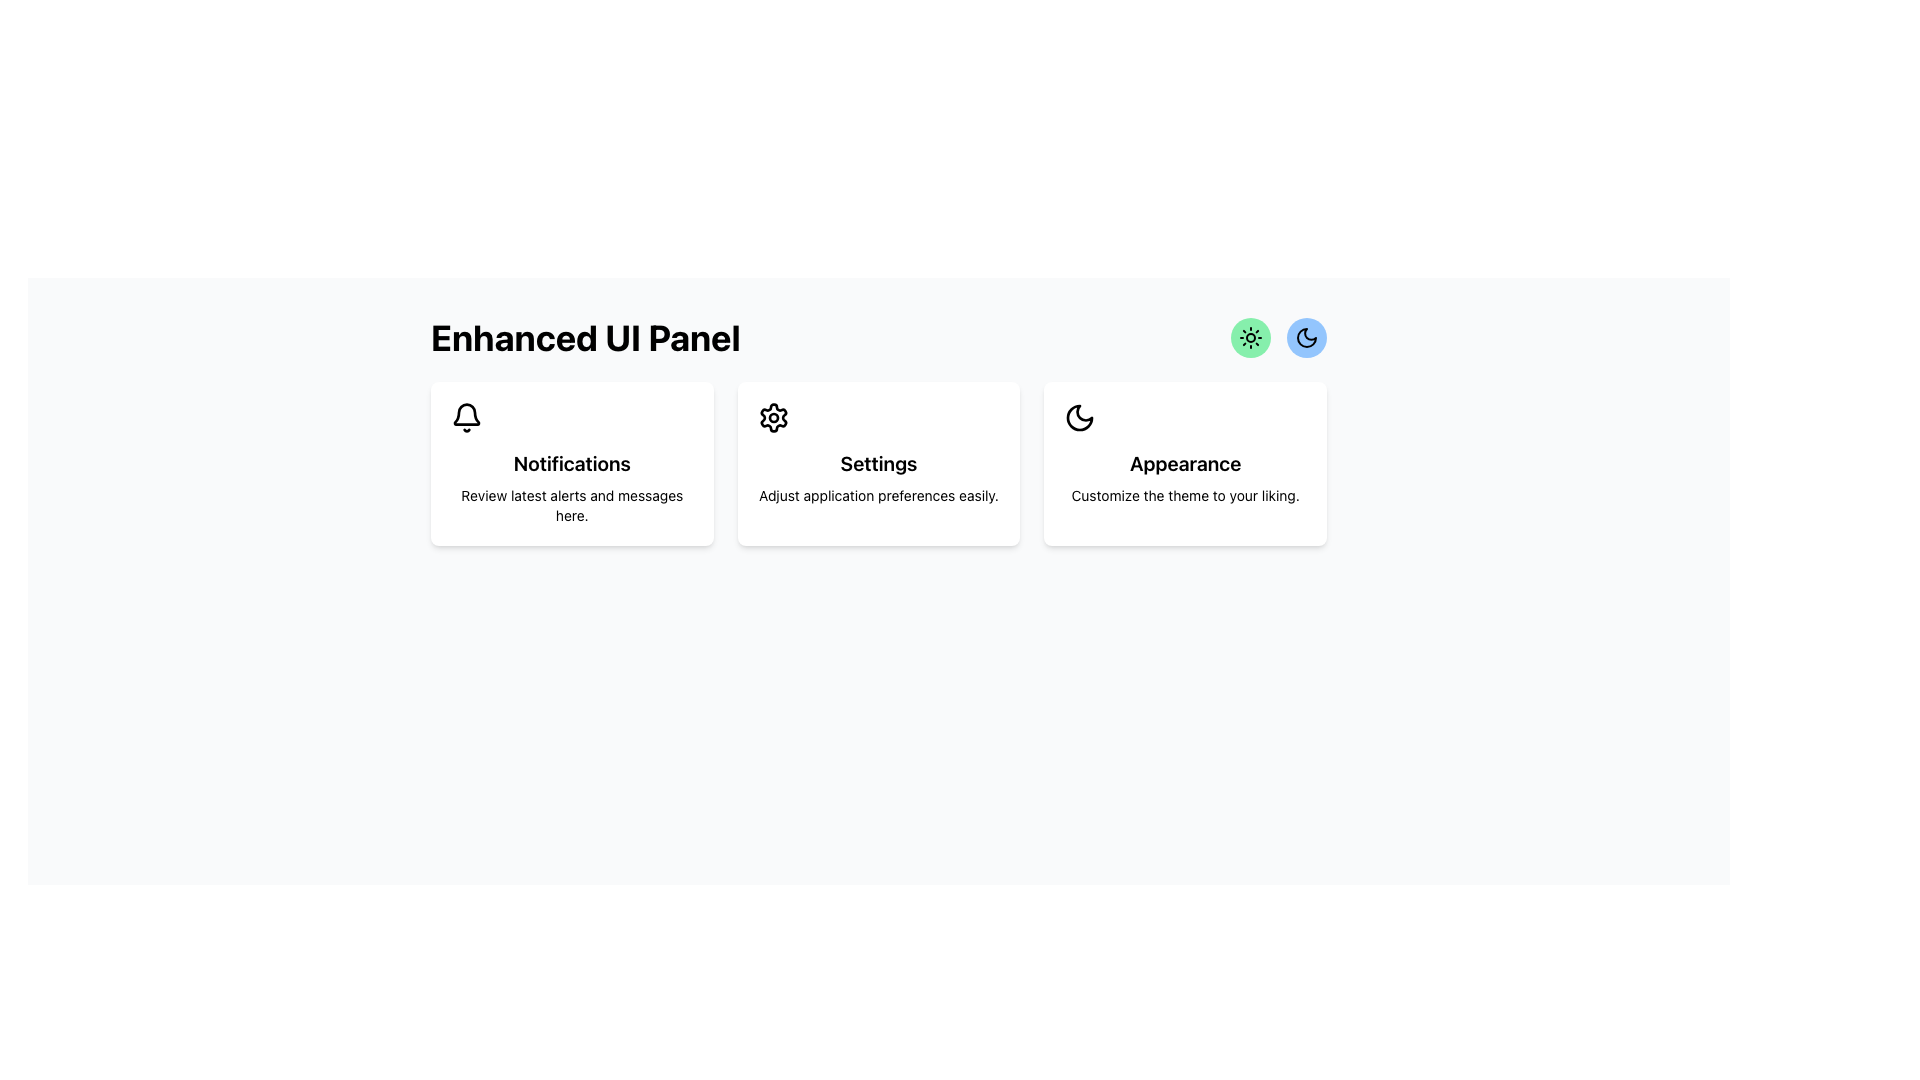 This screenshot has width=1920, height=1080. I want to click on the gear-shaped settings icon located above the 'Settings' text in the card layout, so click(772, 416).